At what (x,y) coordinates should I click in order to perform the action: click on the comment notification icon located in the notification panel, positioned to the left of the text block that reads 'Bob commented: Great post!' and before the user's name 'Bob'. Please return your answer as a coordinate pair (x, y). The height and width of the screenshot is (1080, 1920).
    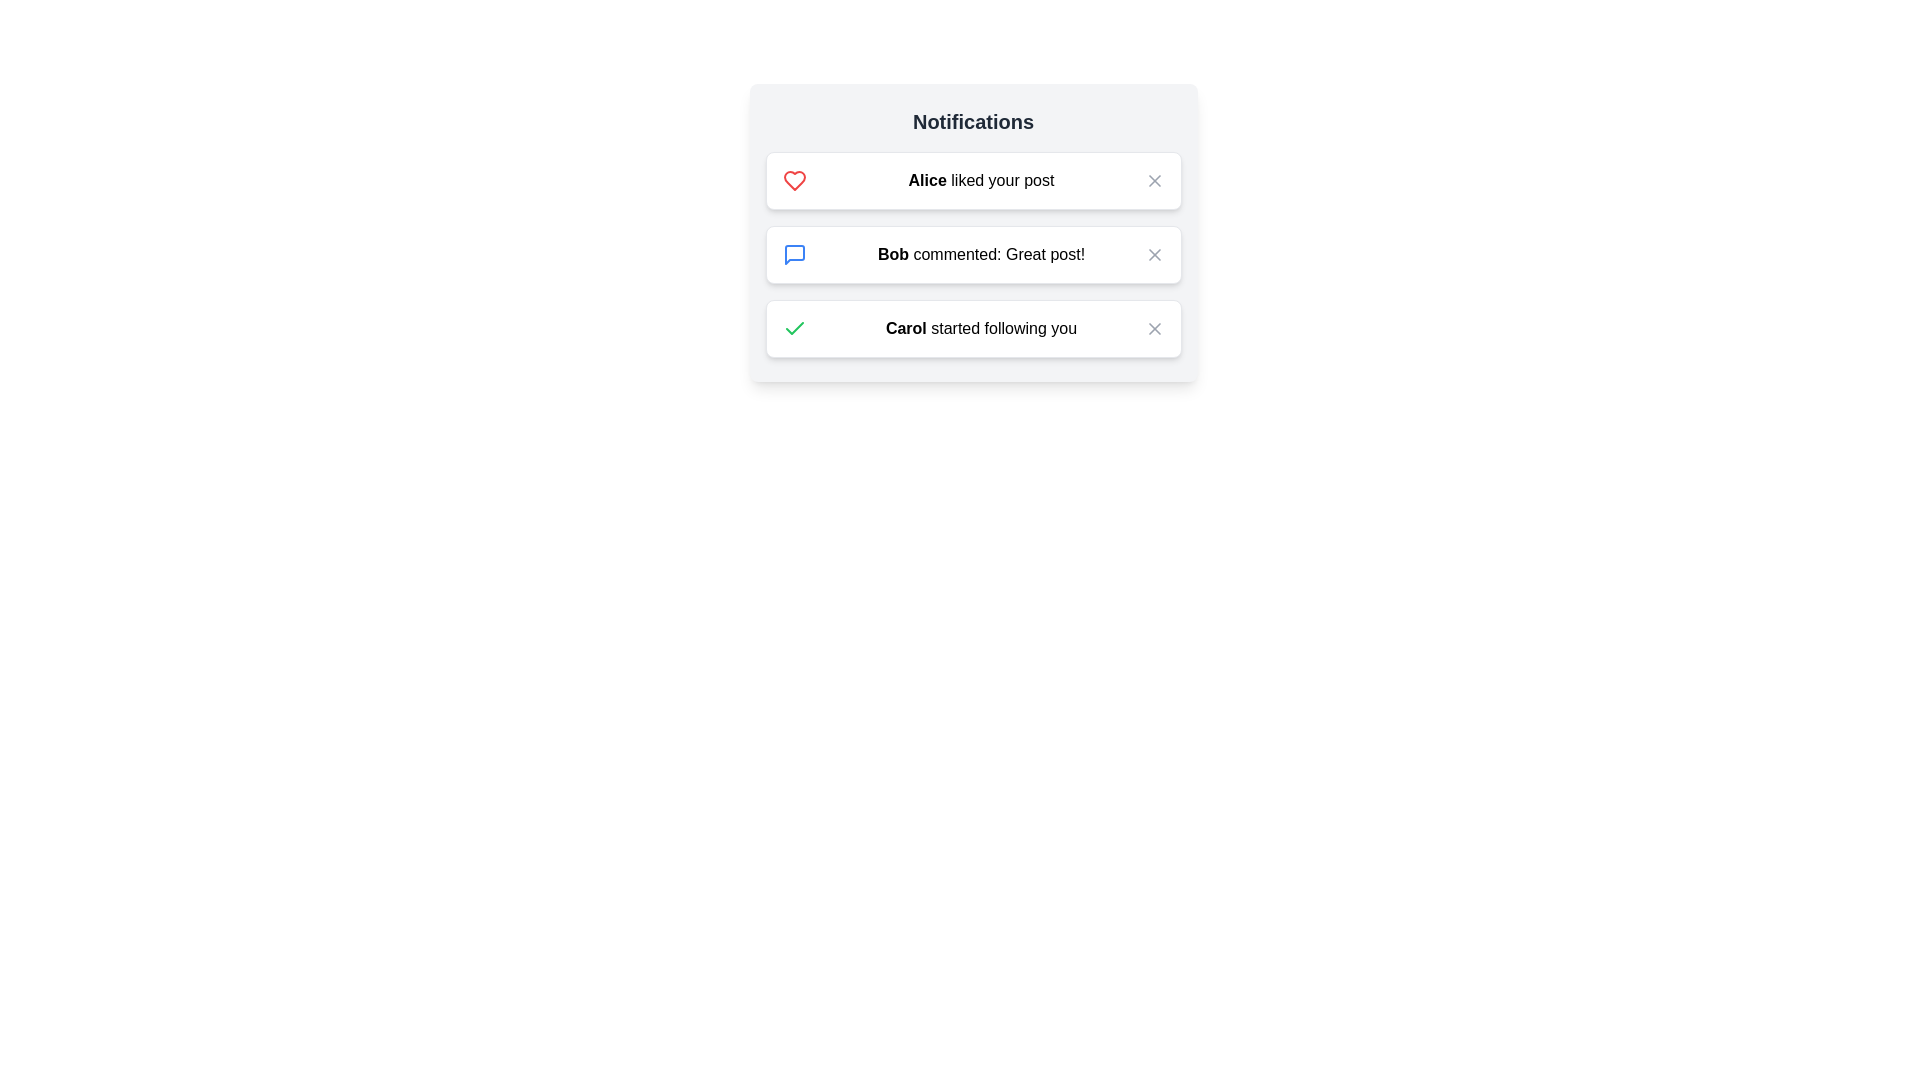
    Looking at the image, I should click on (793, 253).